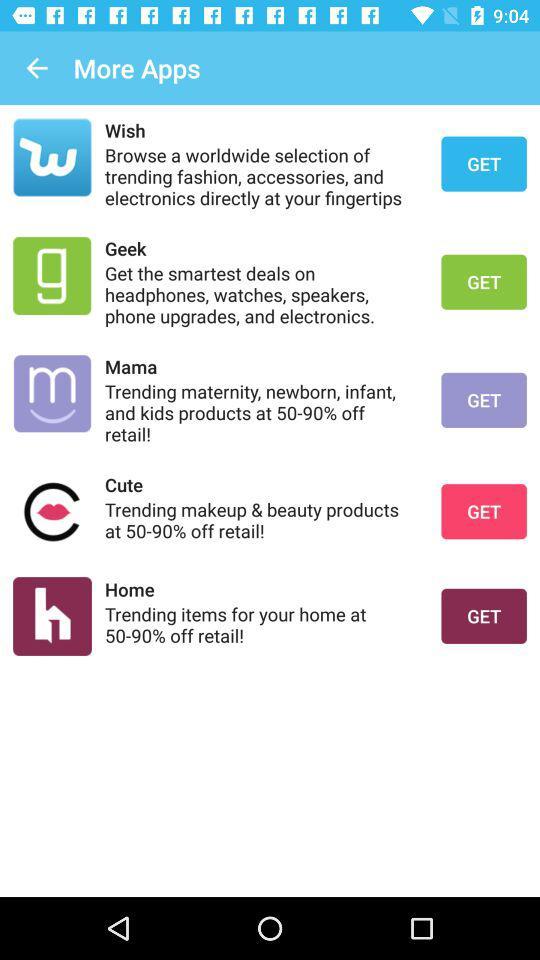 The width and height of the screenshot is (540, 960). Describe the element at coordinates (260, 247) in the screenshot. I see `the item next to get` at that location.